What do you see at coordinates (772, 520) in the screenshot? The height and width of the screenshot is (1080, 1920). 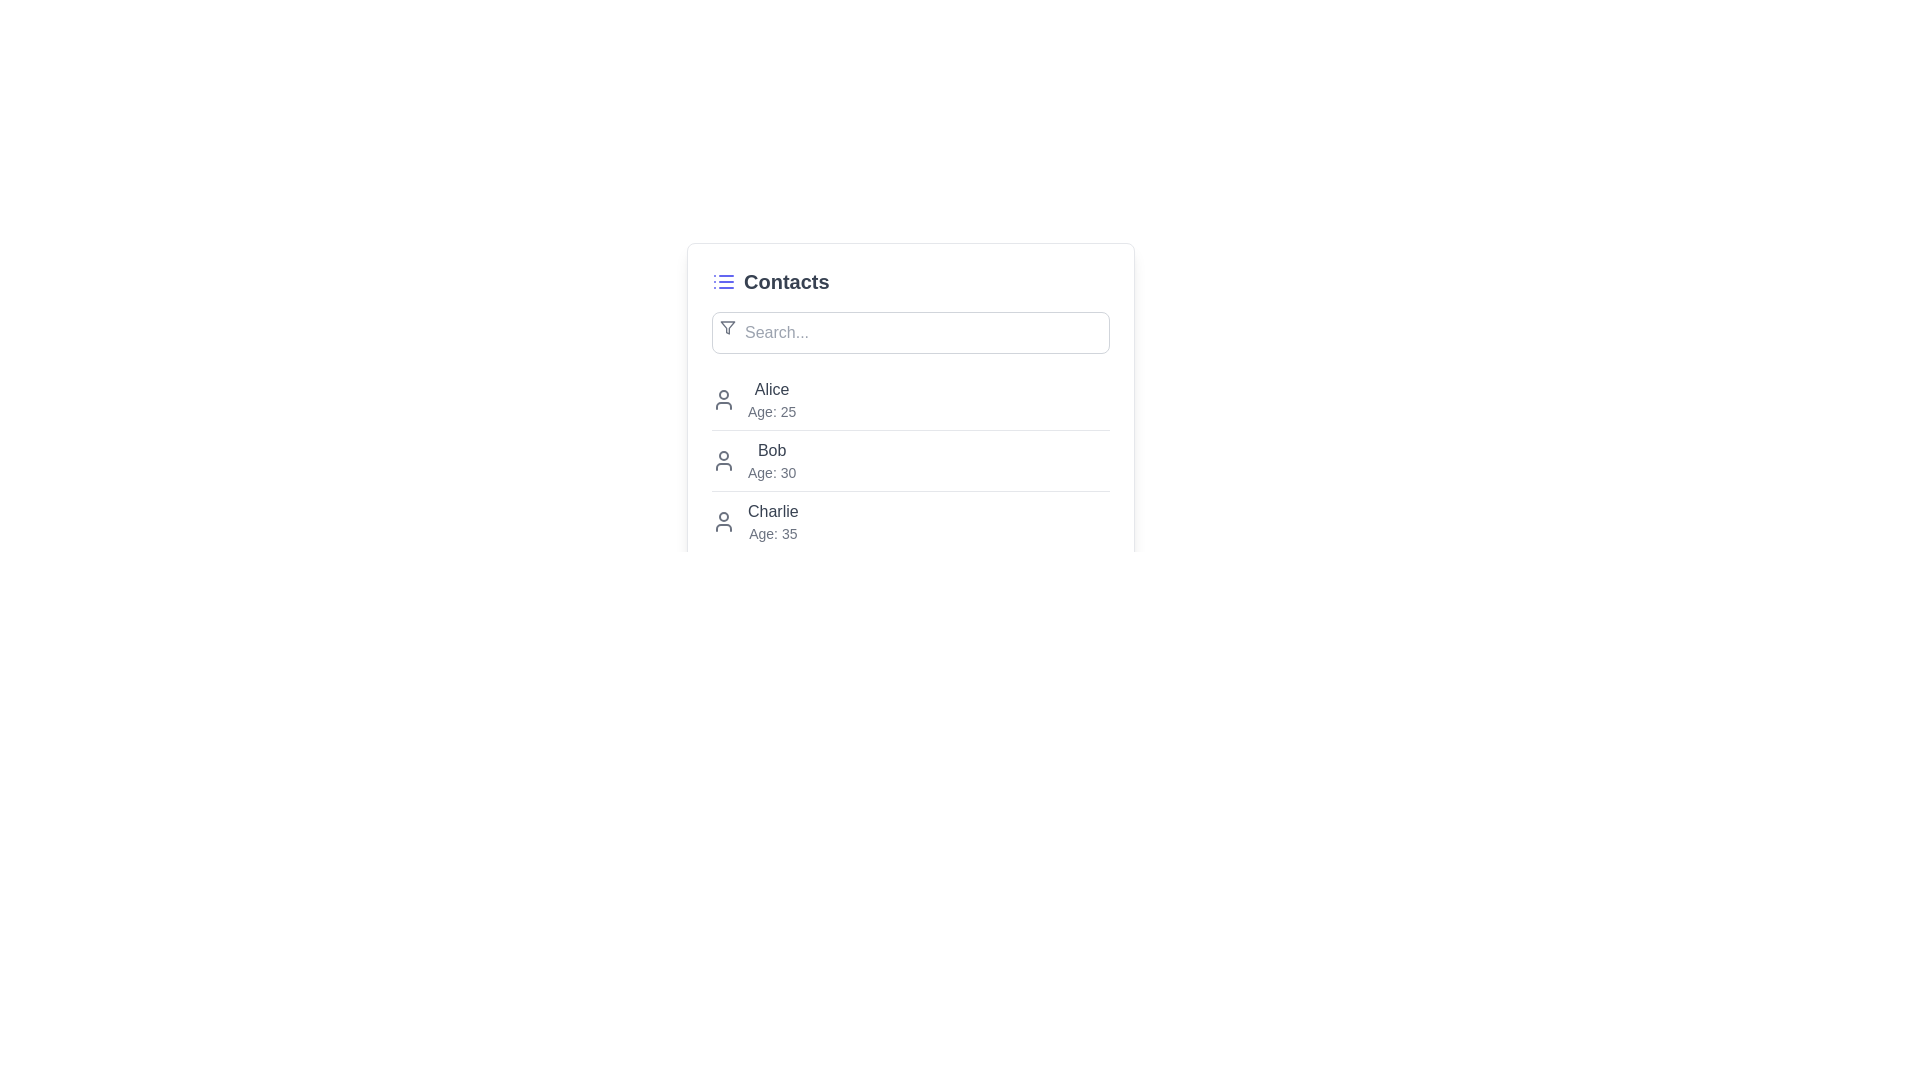 I see `the text block displaying 'Charlie' and 'Age: 35'` at bounding box center [772, 520].